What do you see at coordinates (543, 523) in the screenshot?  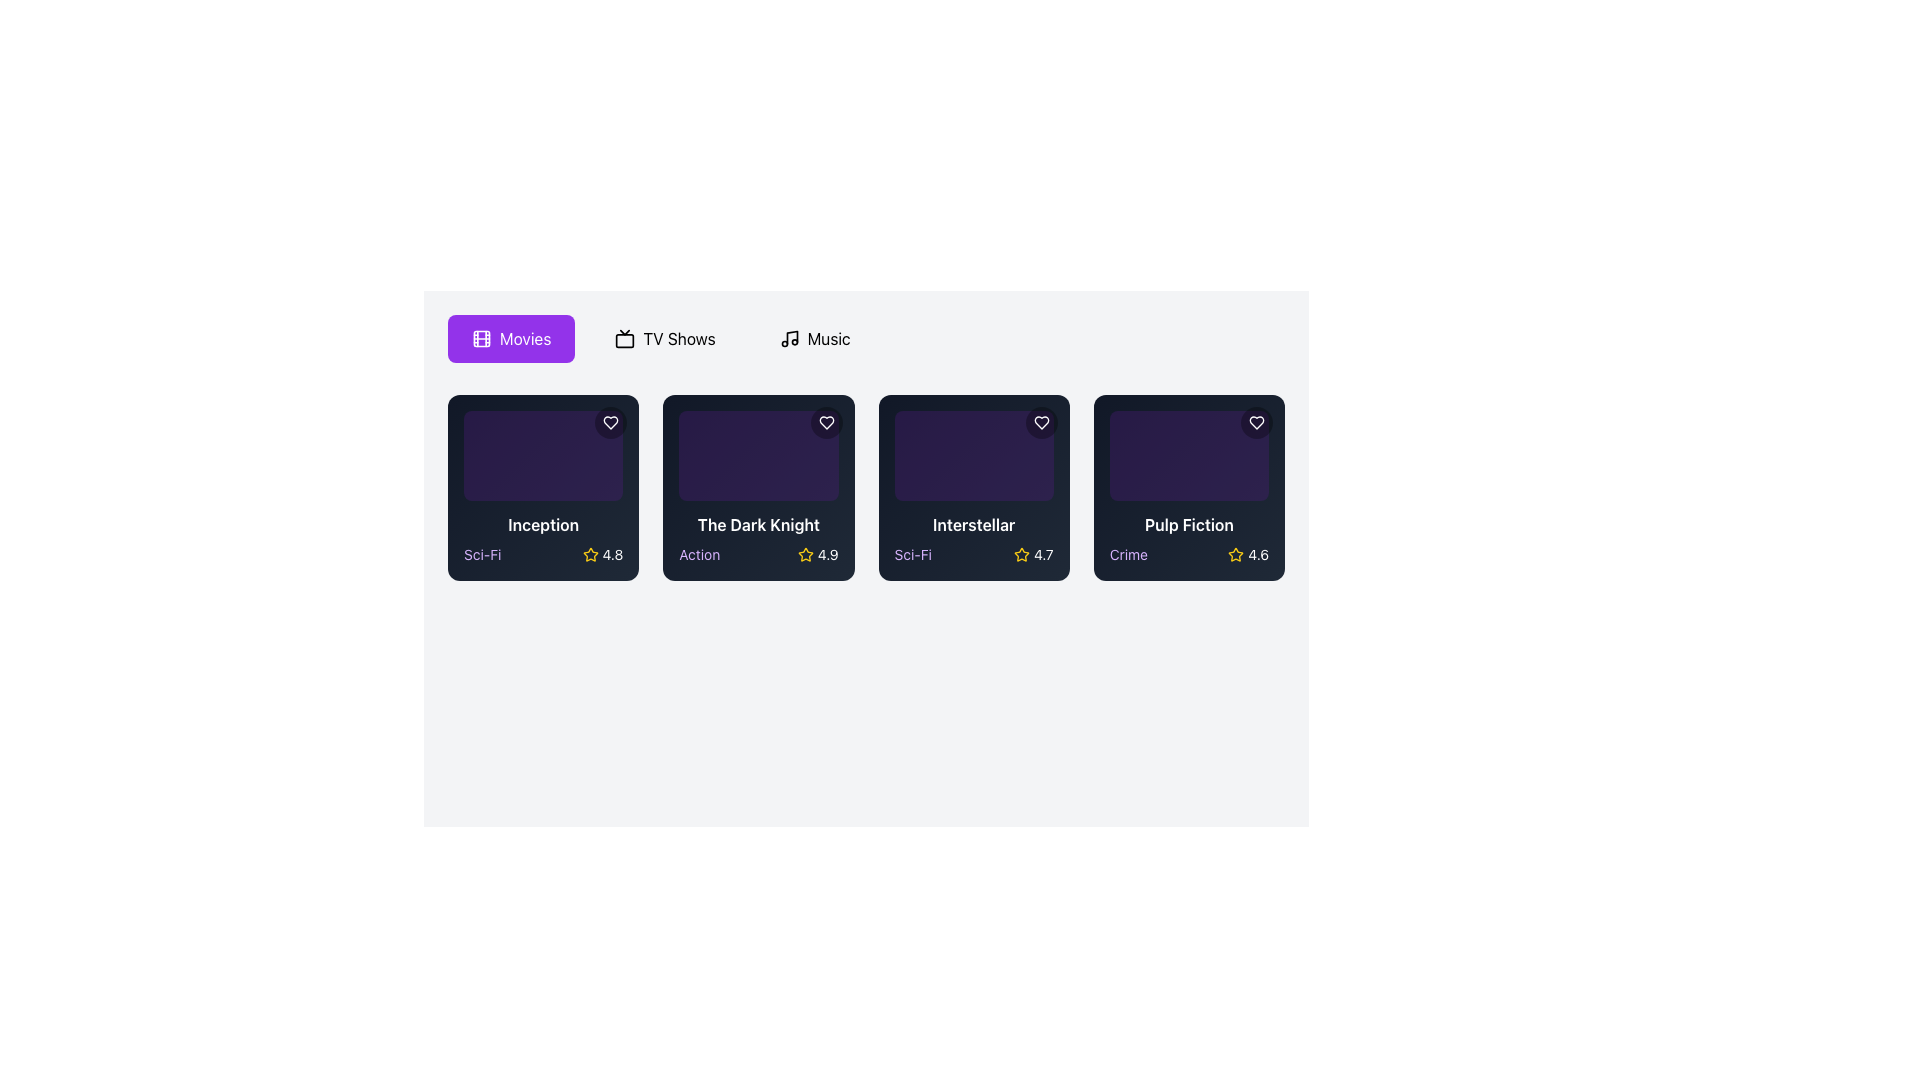 I see `text 'Inception' from the movie title label located in the bottom middle section of the first movie card, positioned above the 'Sci-Fi' label and rating stars` at bounding box center [543, 523].